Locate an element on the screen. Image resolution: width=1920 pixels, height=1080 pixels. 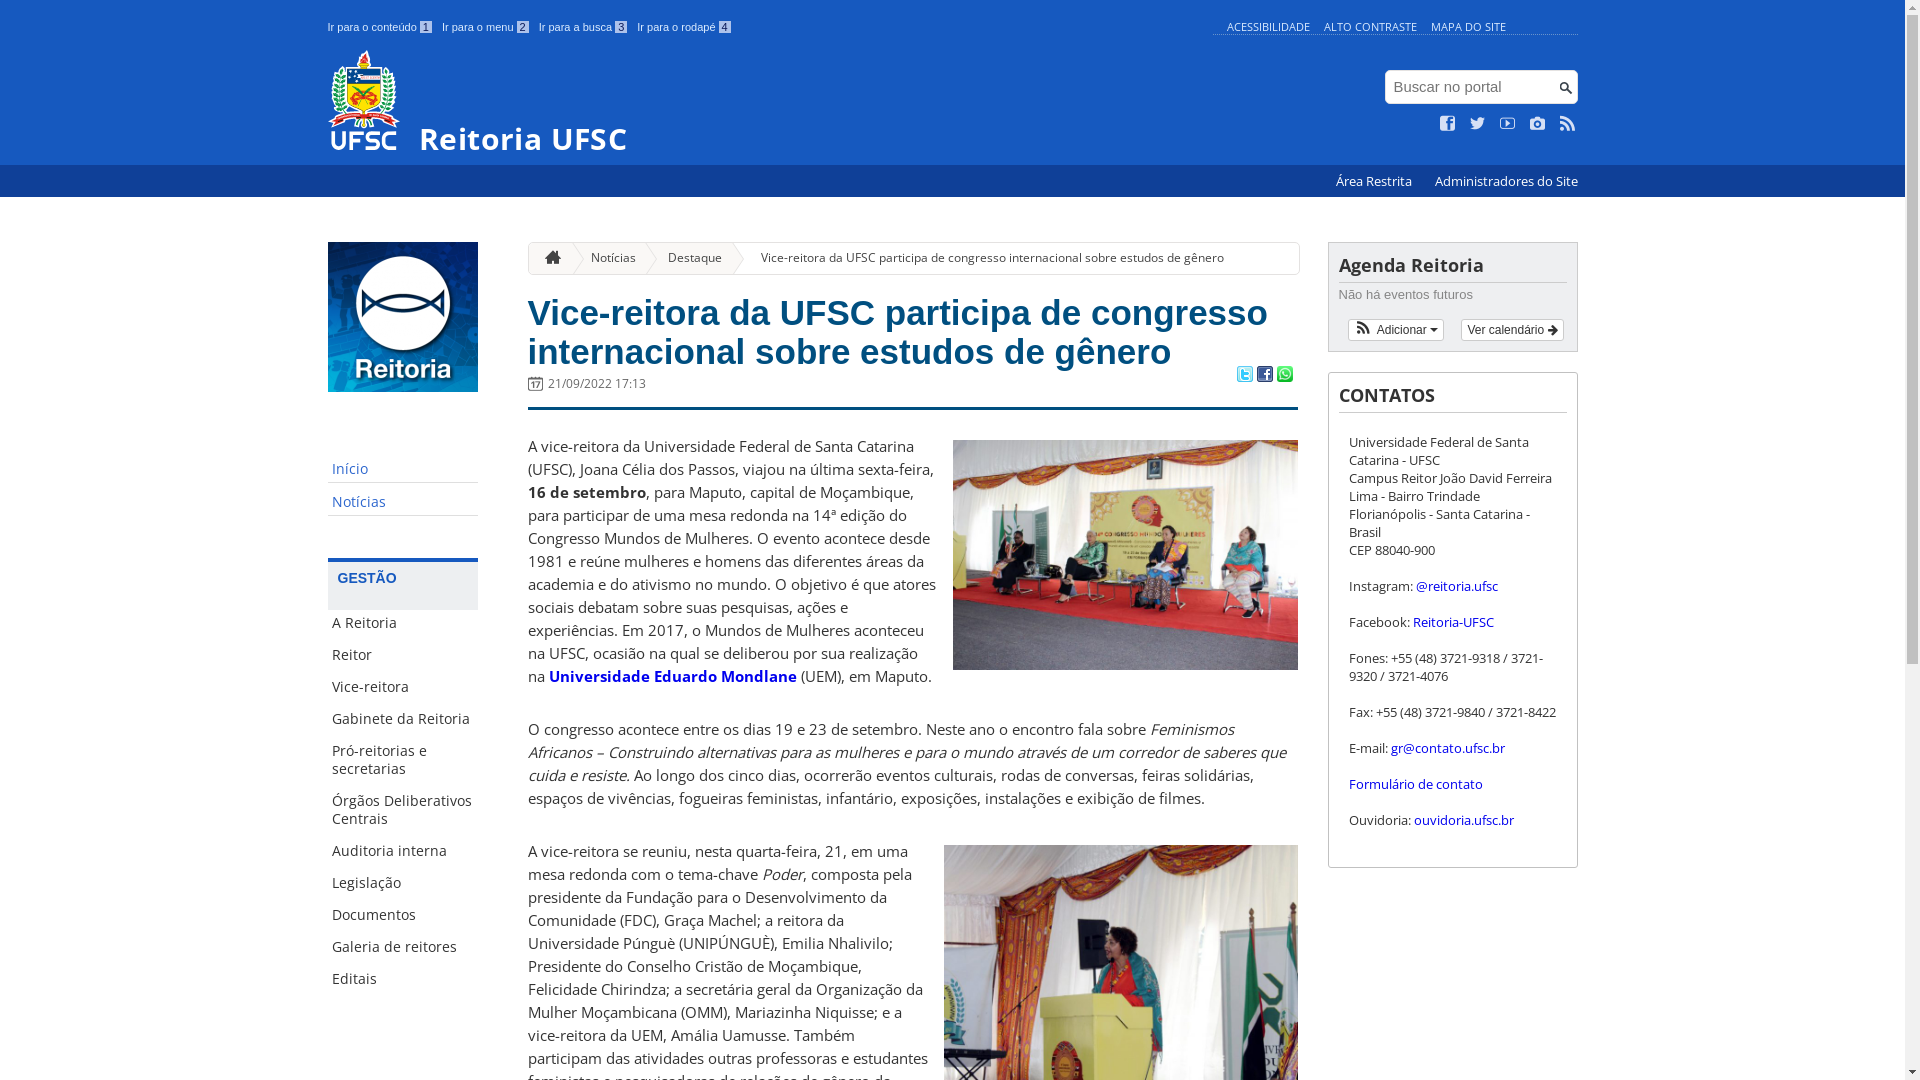
'MAPA DO SITE' is located at coordinates (1467, 26).